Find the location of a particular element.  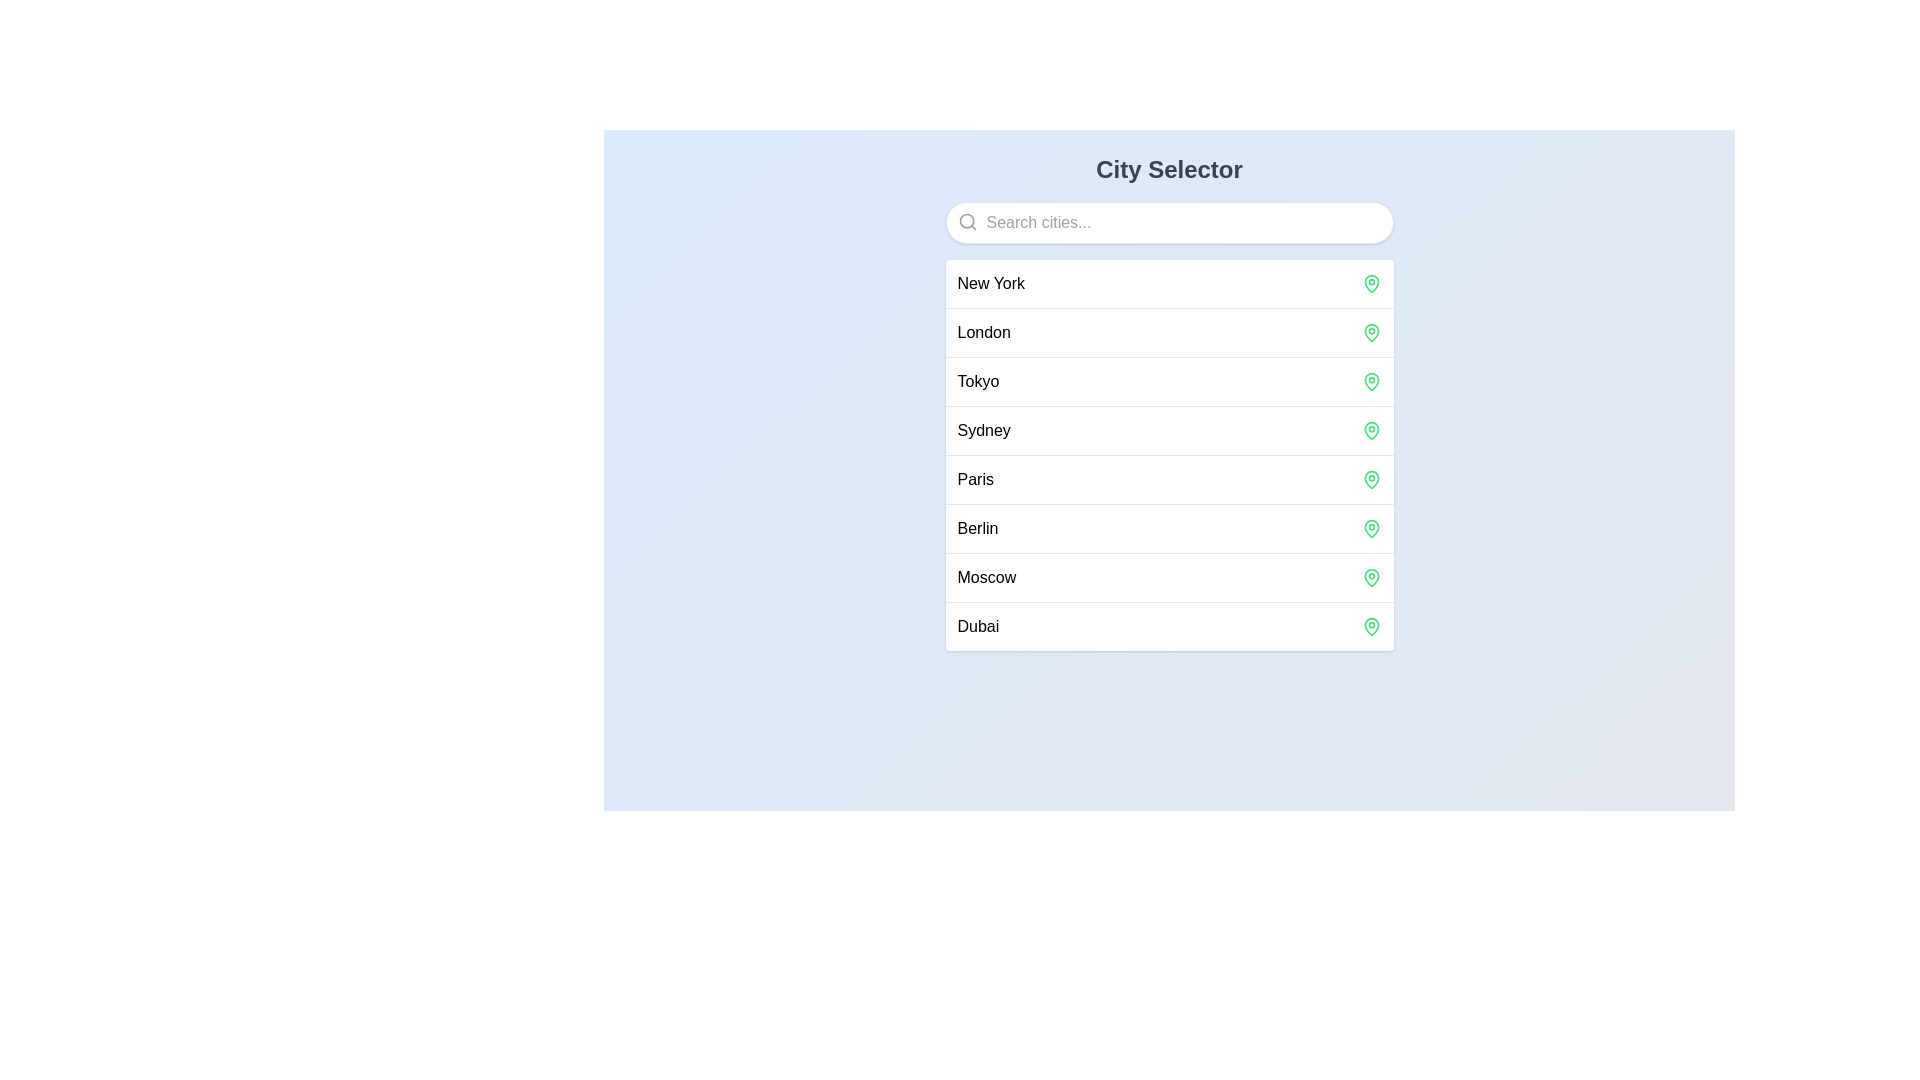

the text label representing the fourth city in the city selector, which is positioned below 'Tokyo' and above 'Paris' is located at coordinates (984, 430).